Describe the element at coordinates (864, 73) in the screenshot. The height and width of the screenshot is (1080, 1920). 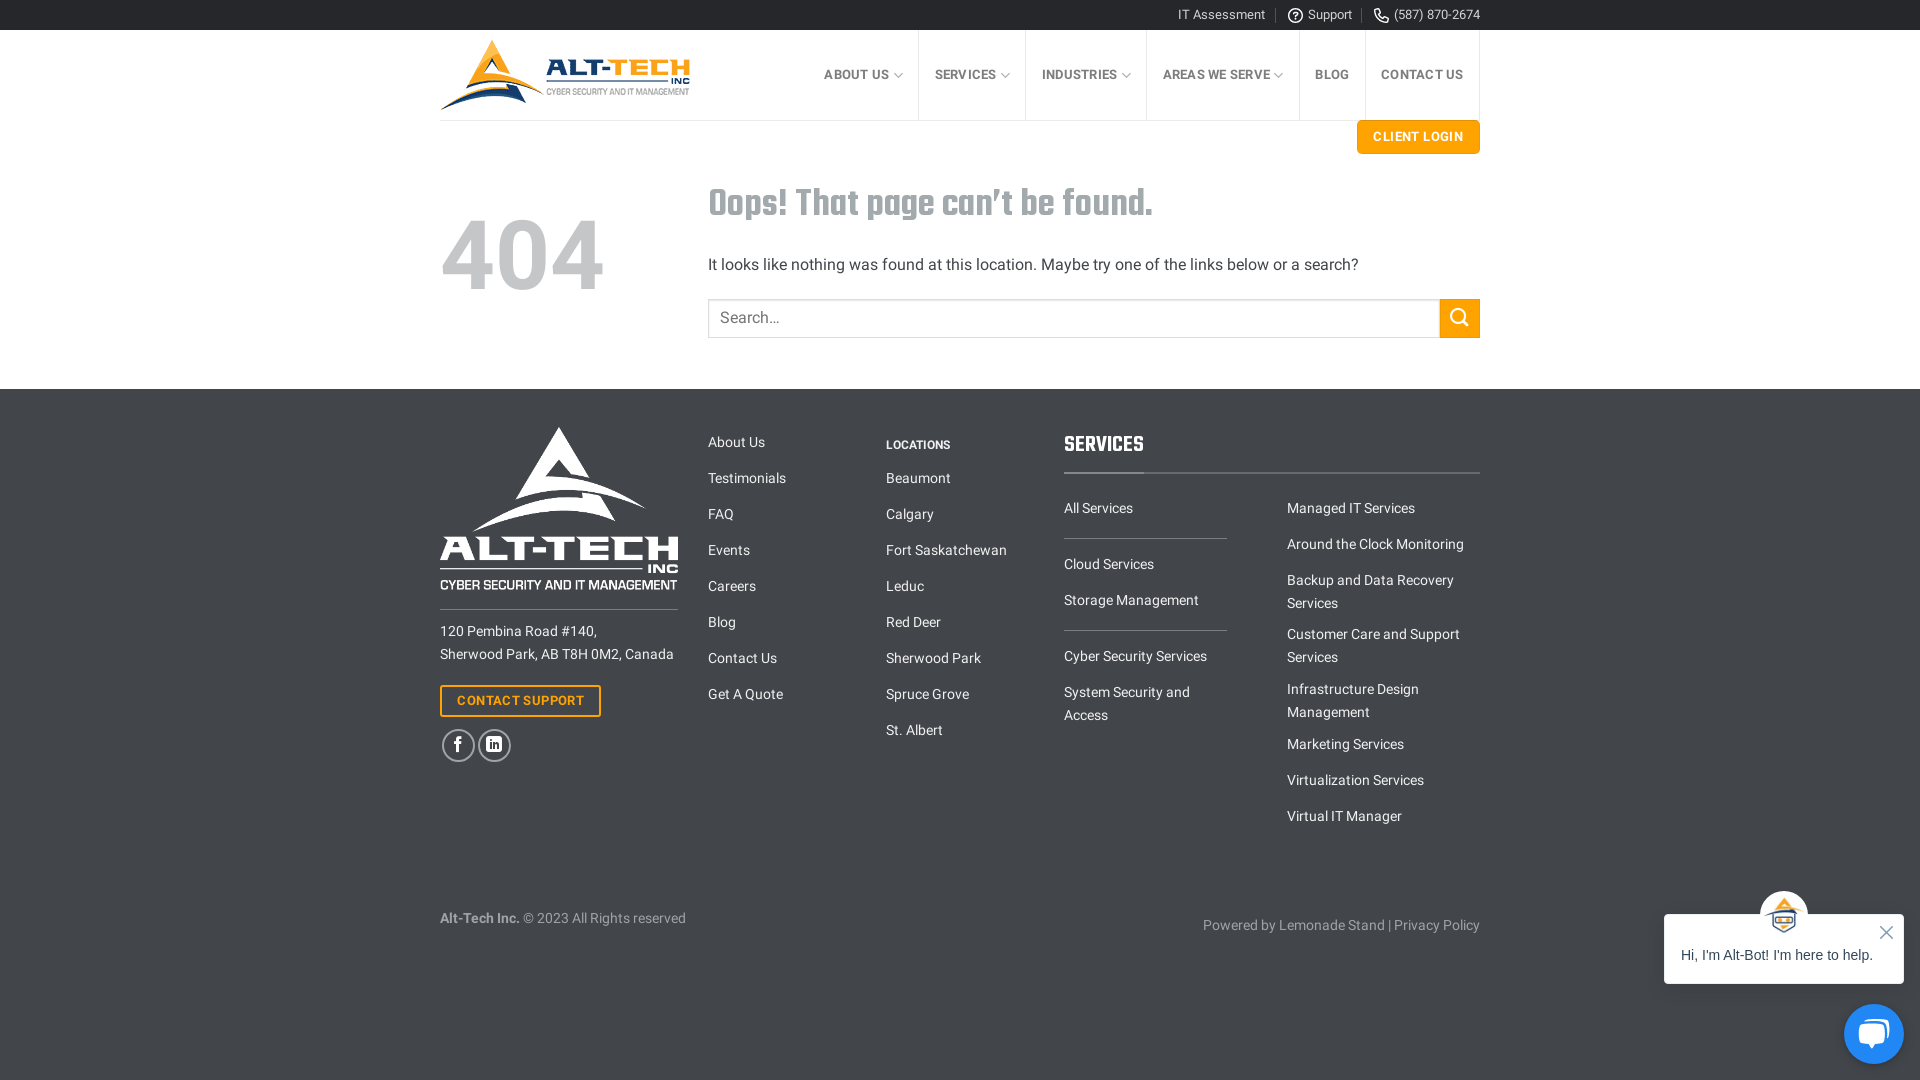
I see `'ABOUT US'` at that location.